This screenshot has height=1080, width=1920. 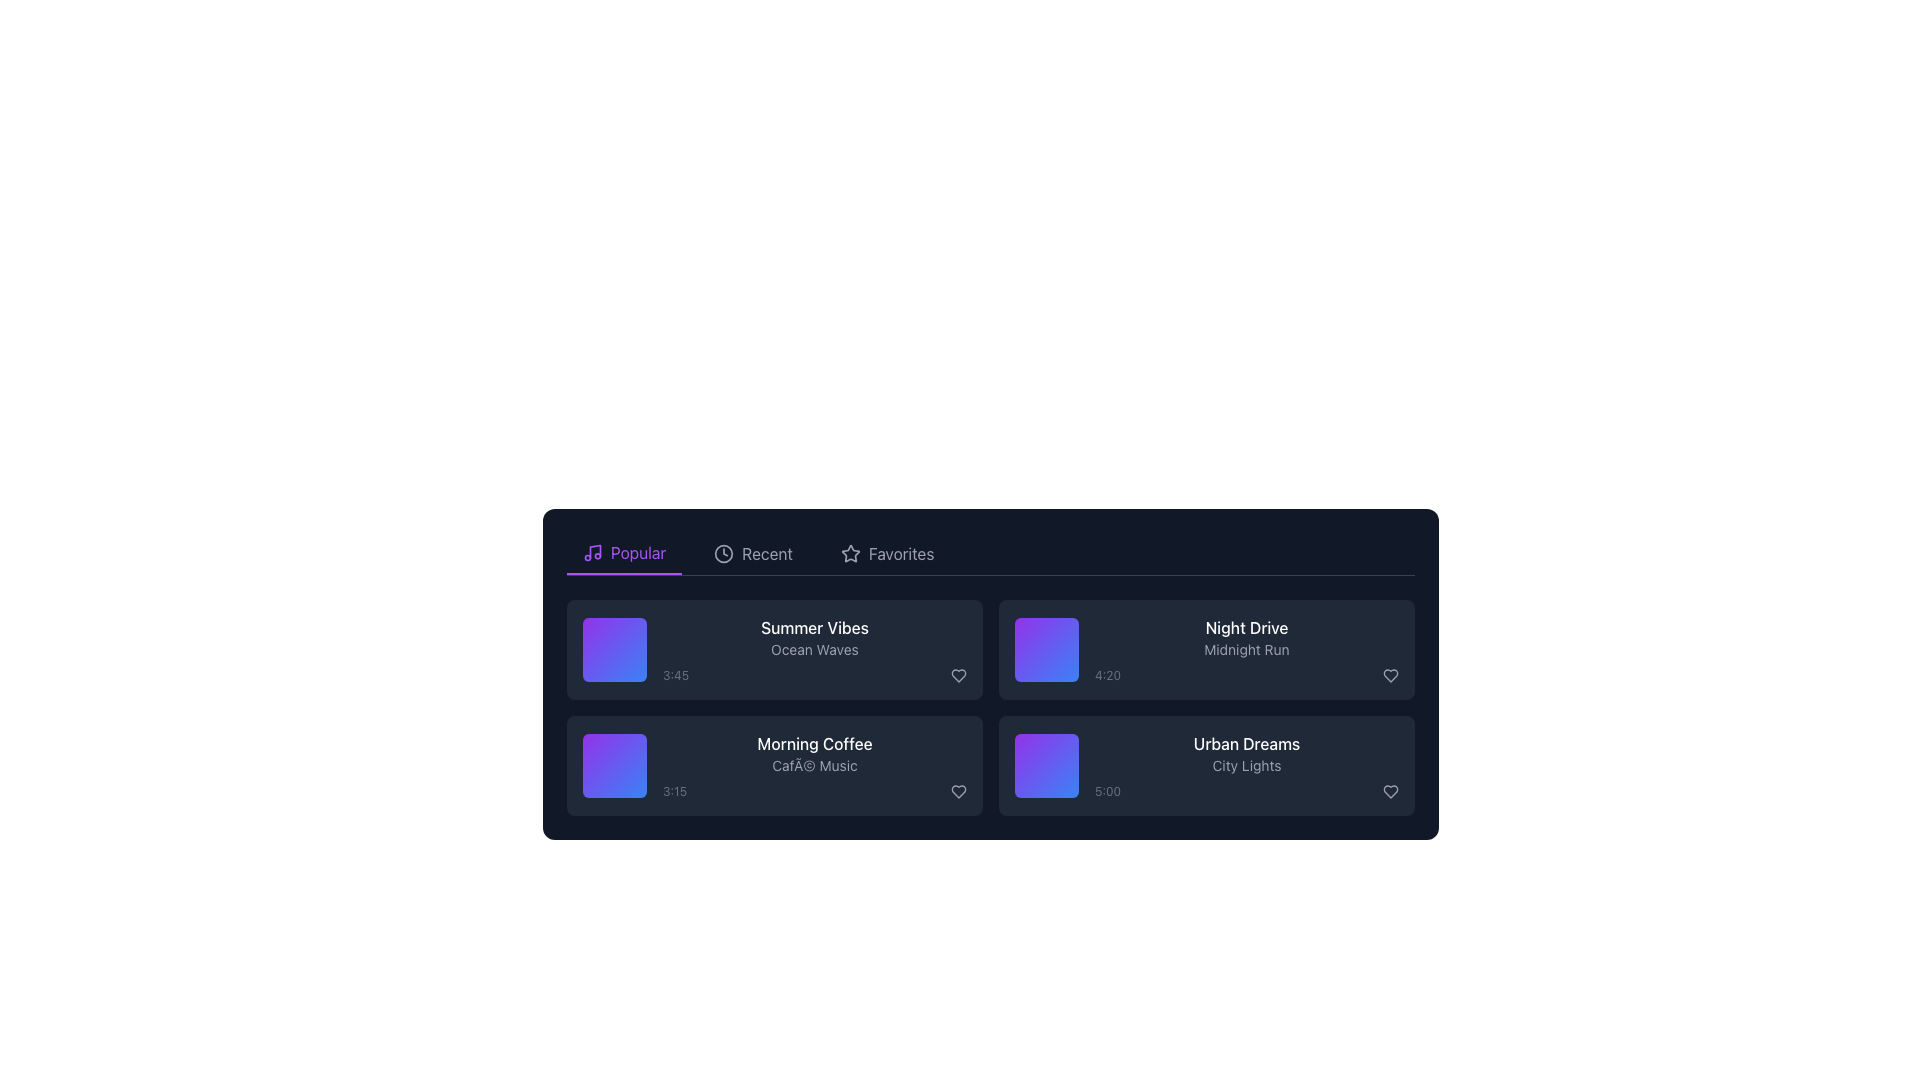 I want to click on the text label that conveys the title or name of the content, located at the top-right section of the card, specifically in the second column of elements, so click(x=1246, y=627).